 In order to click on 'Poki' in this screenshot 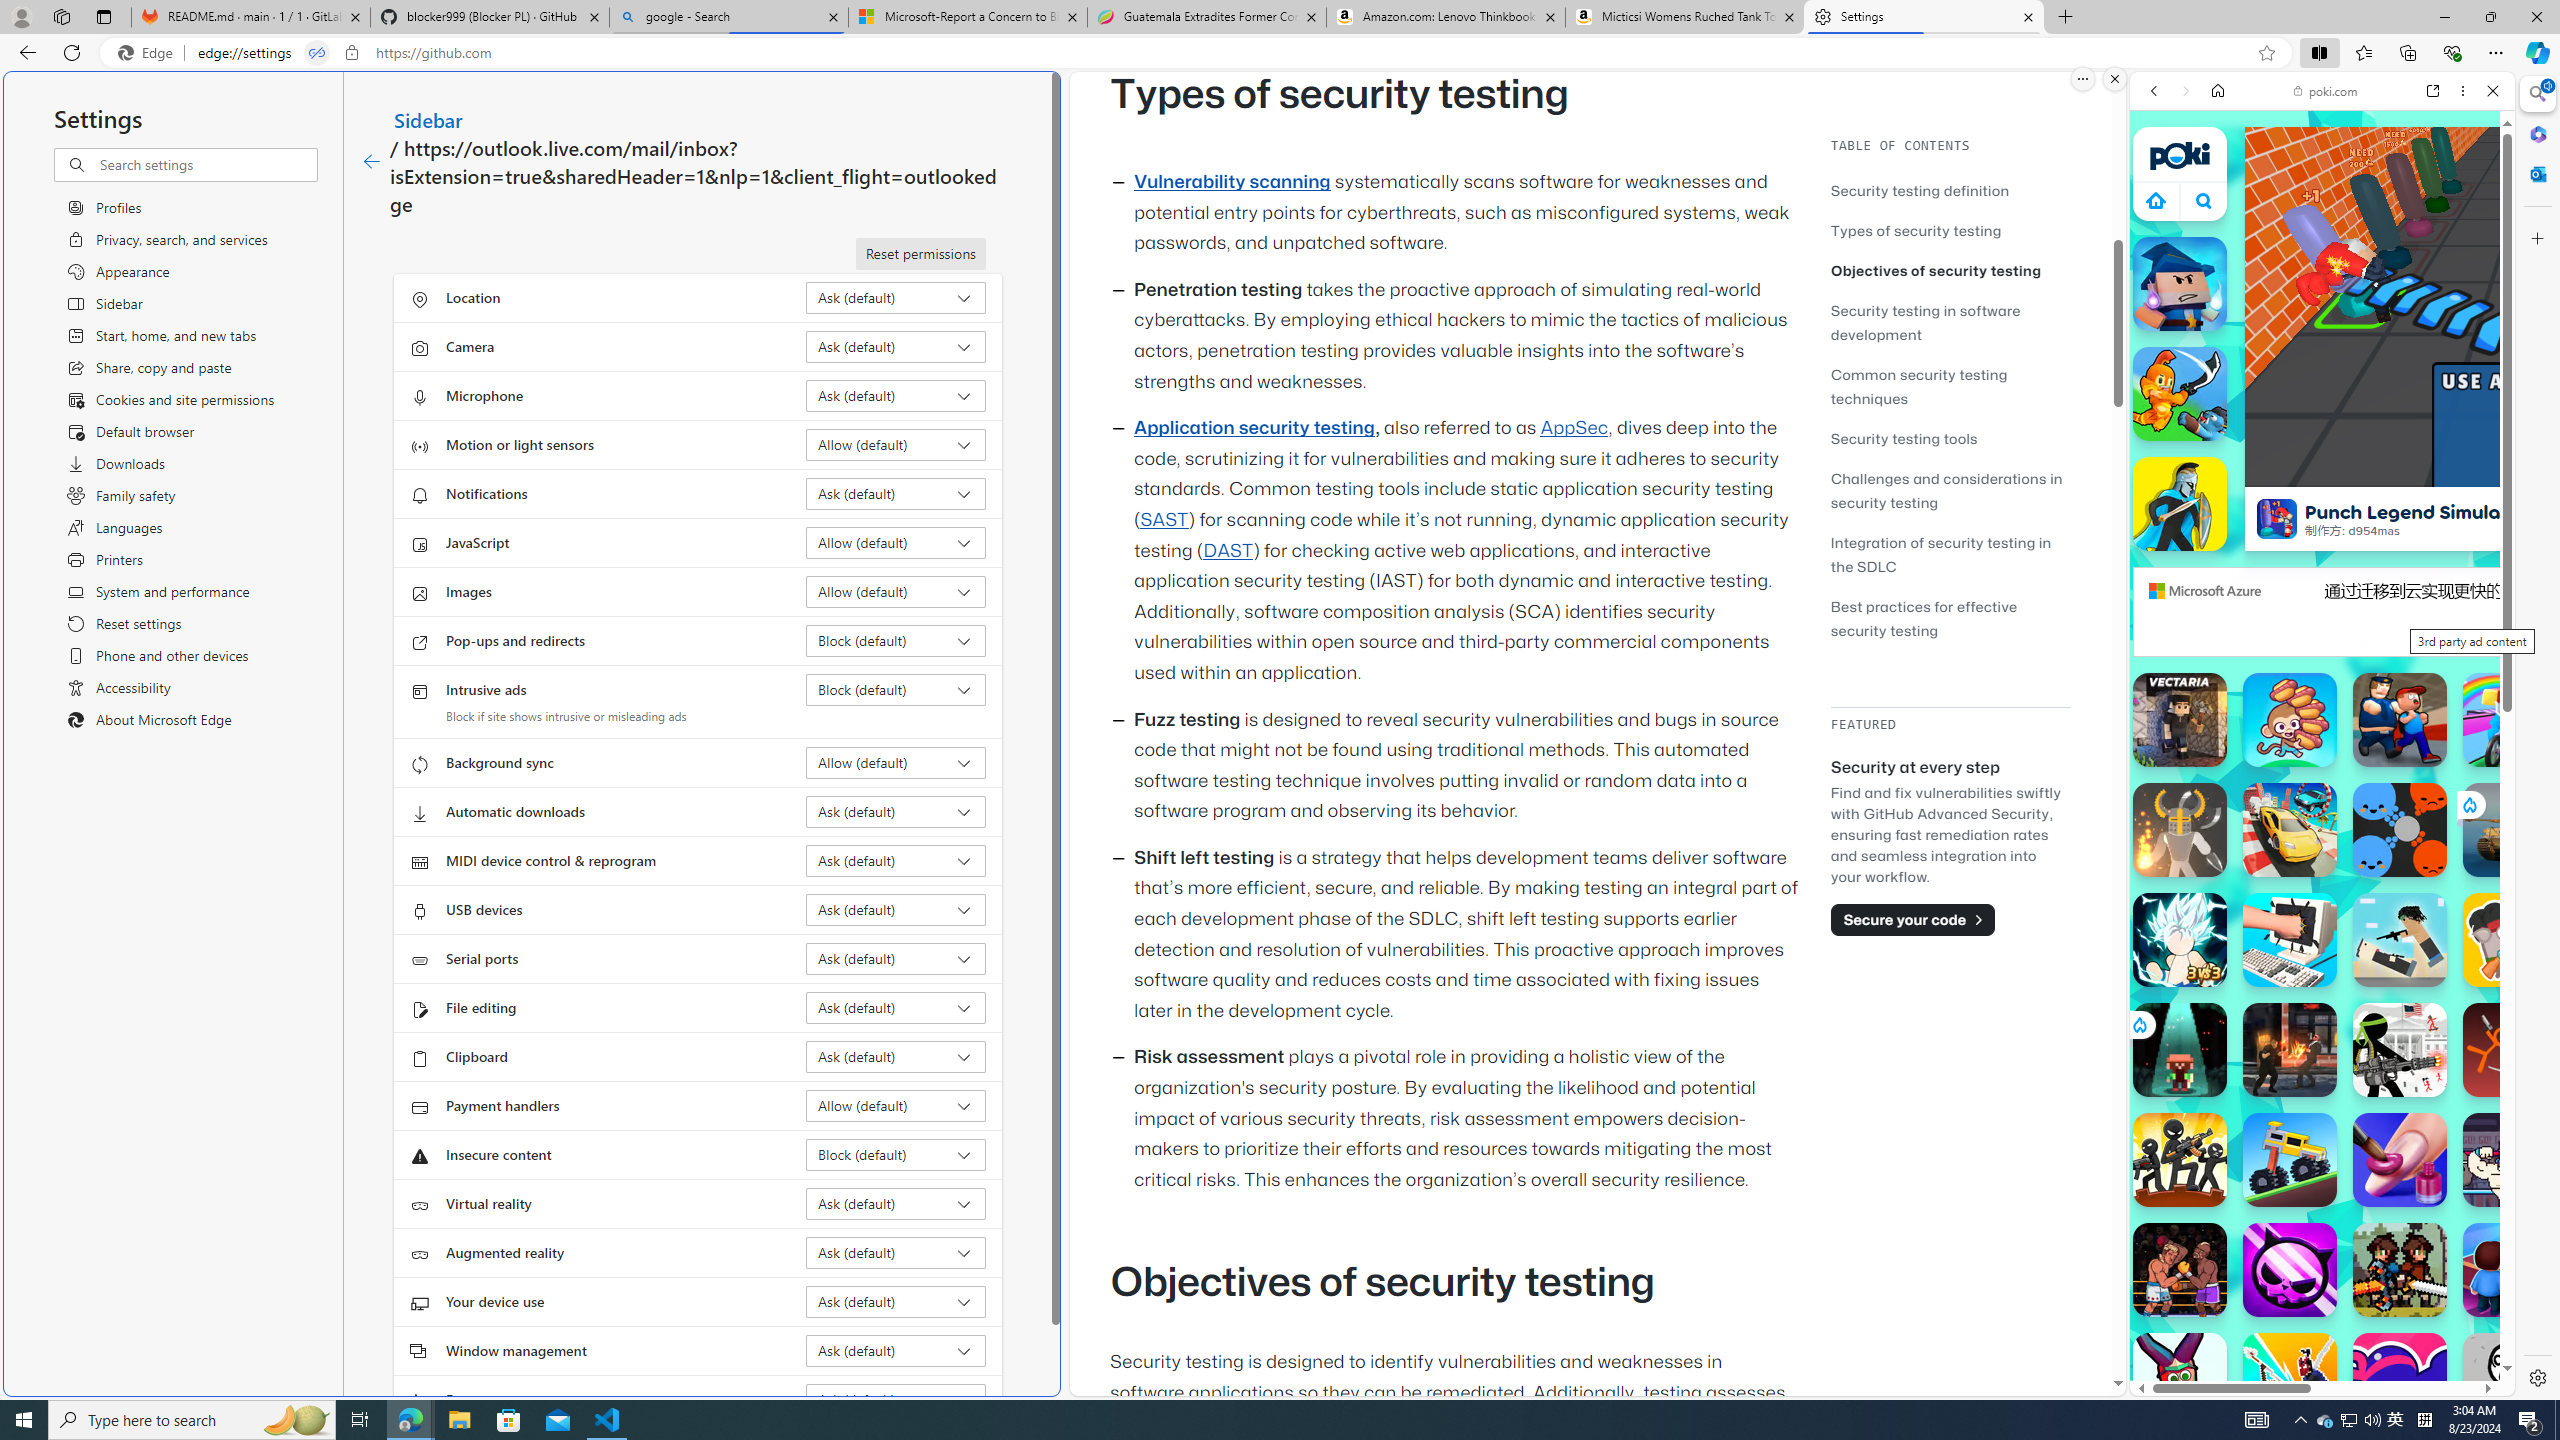, I will do `click(2314, 1326)`.